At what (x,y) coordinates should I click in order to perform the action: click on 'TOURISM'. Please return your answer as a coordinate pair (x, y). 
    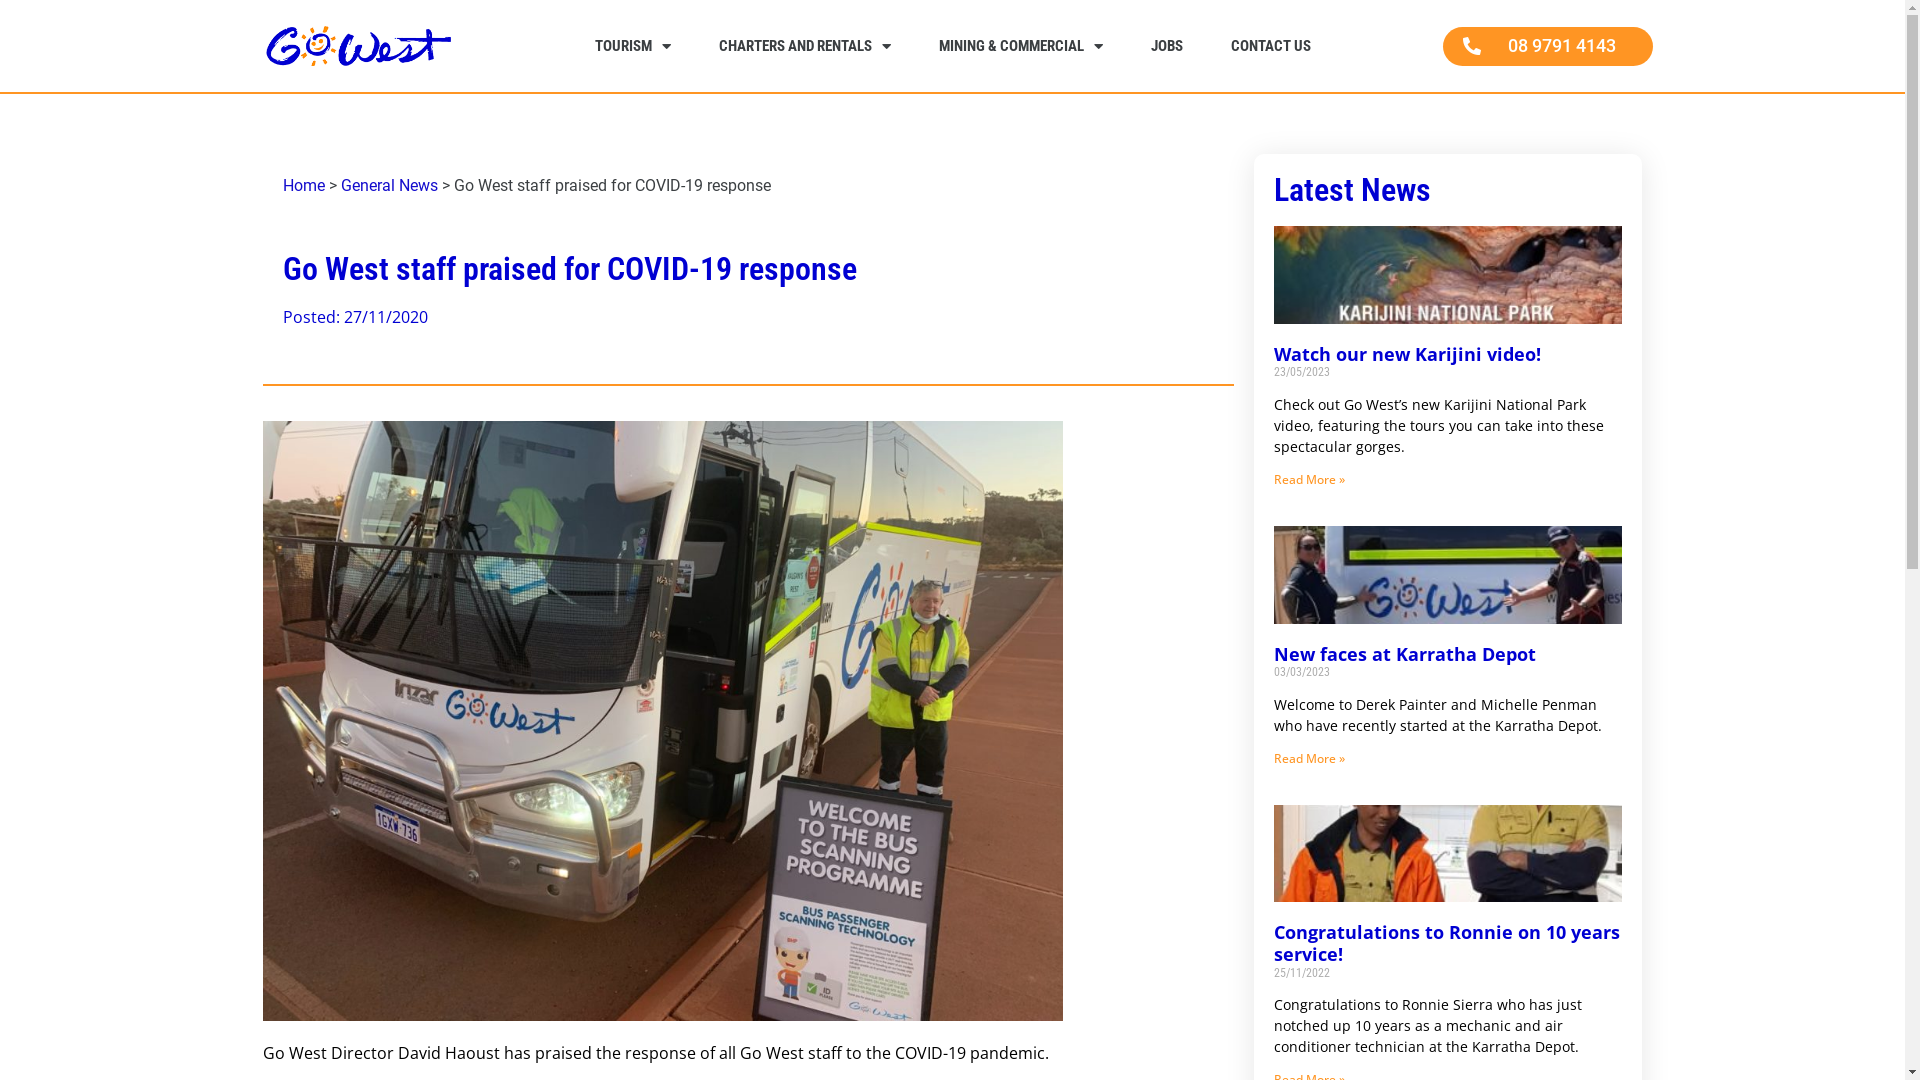
    Looking at the image, I should click on (631, 45).